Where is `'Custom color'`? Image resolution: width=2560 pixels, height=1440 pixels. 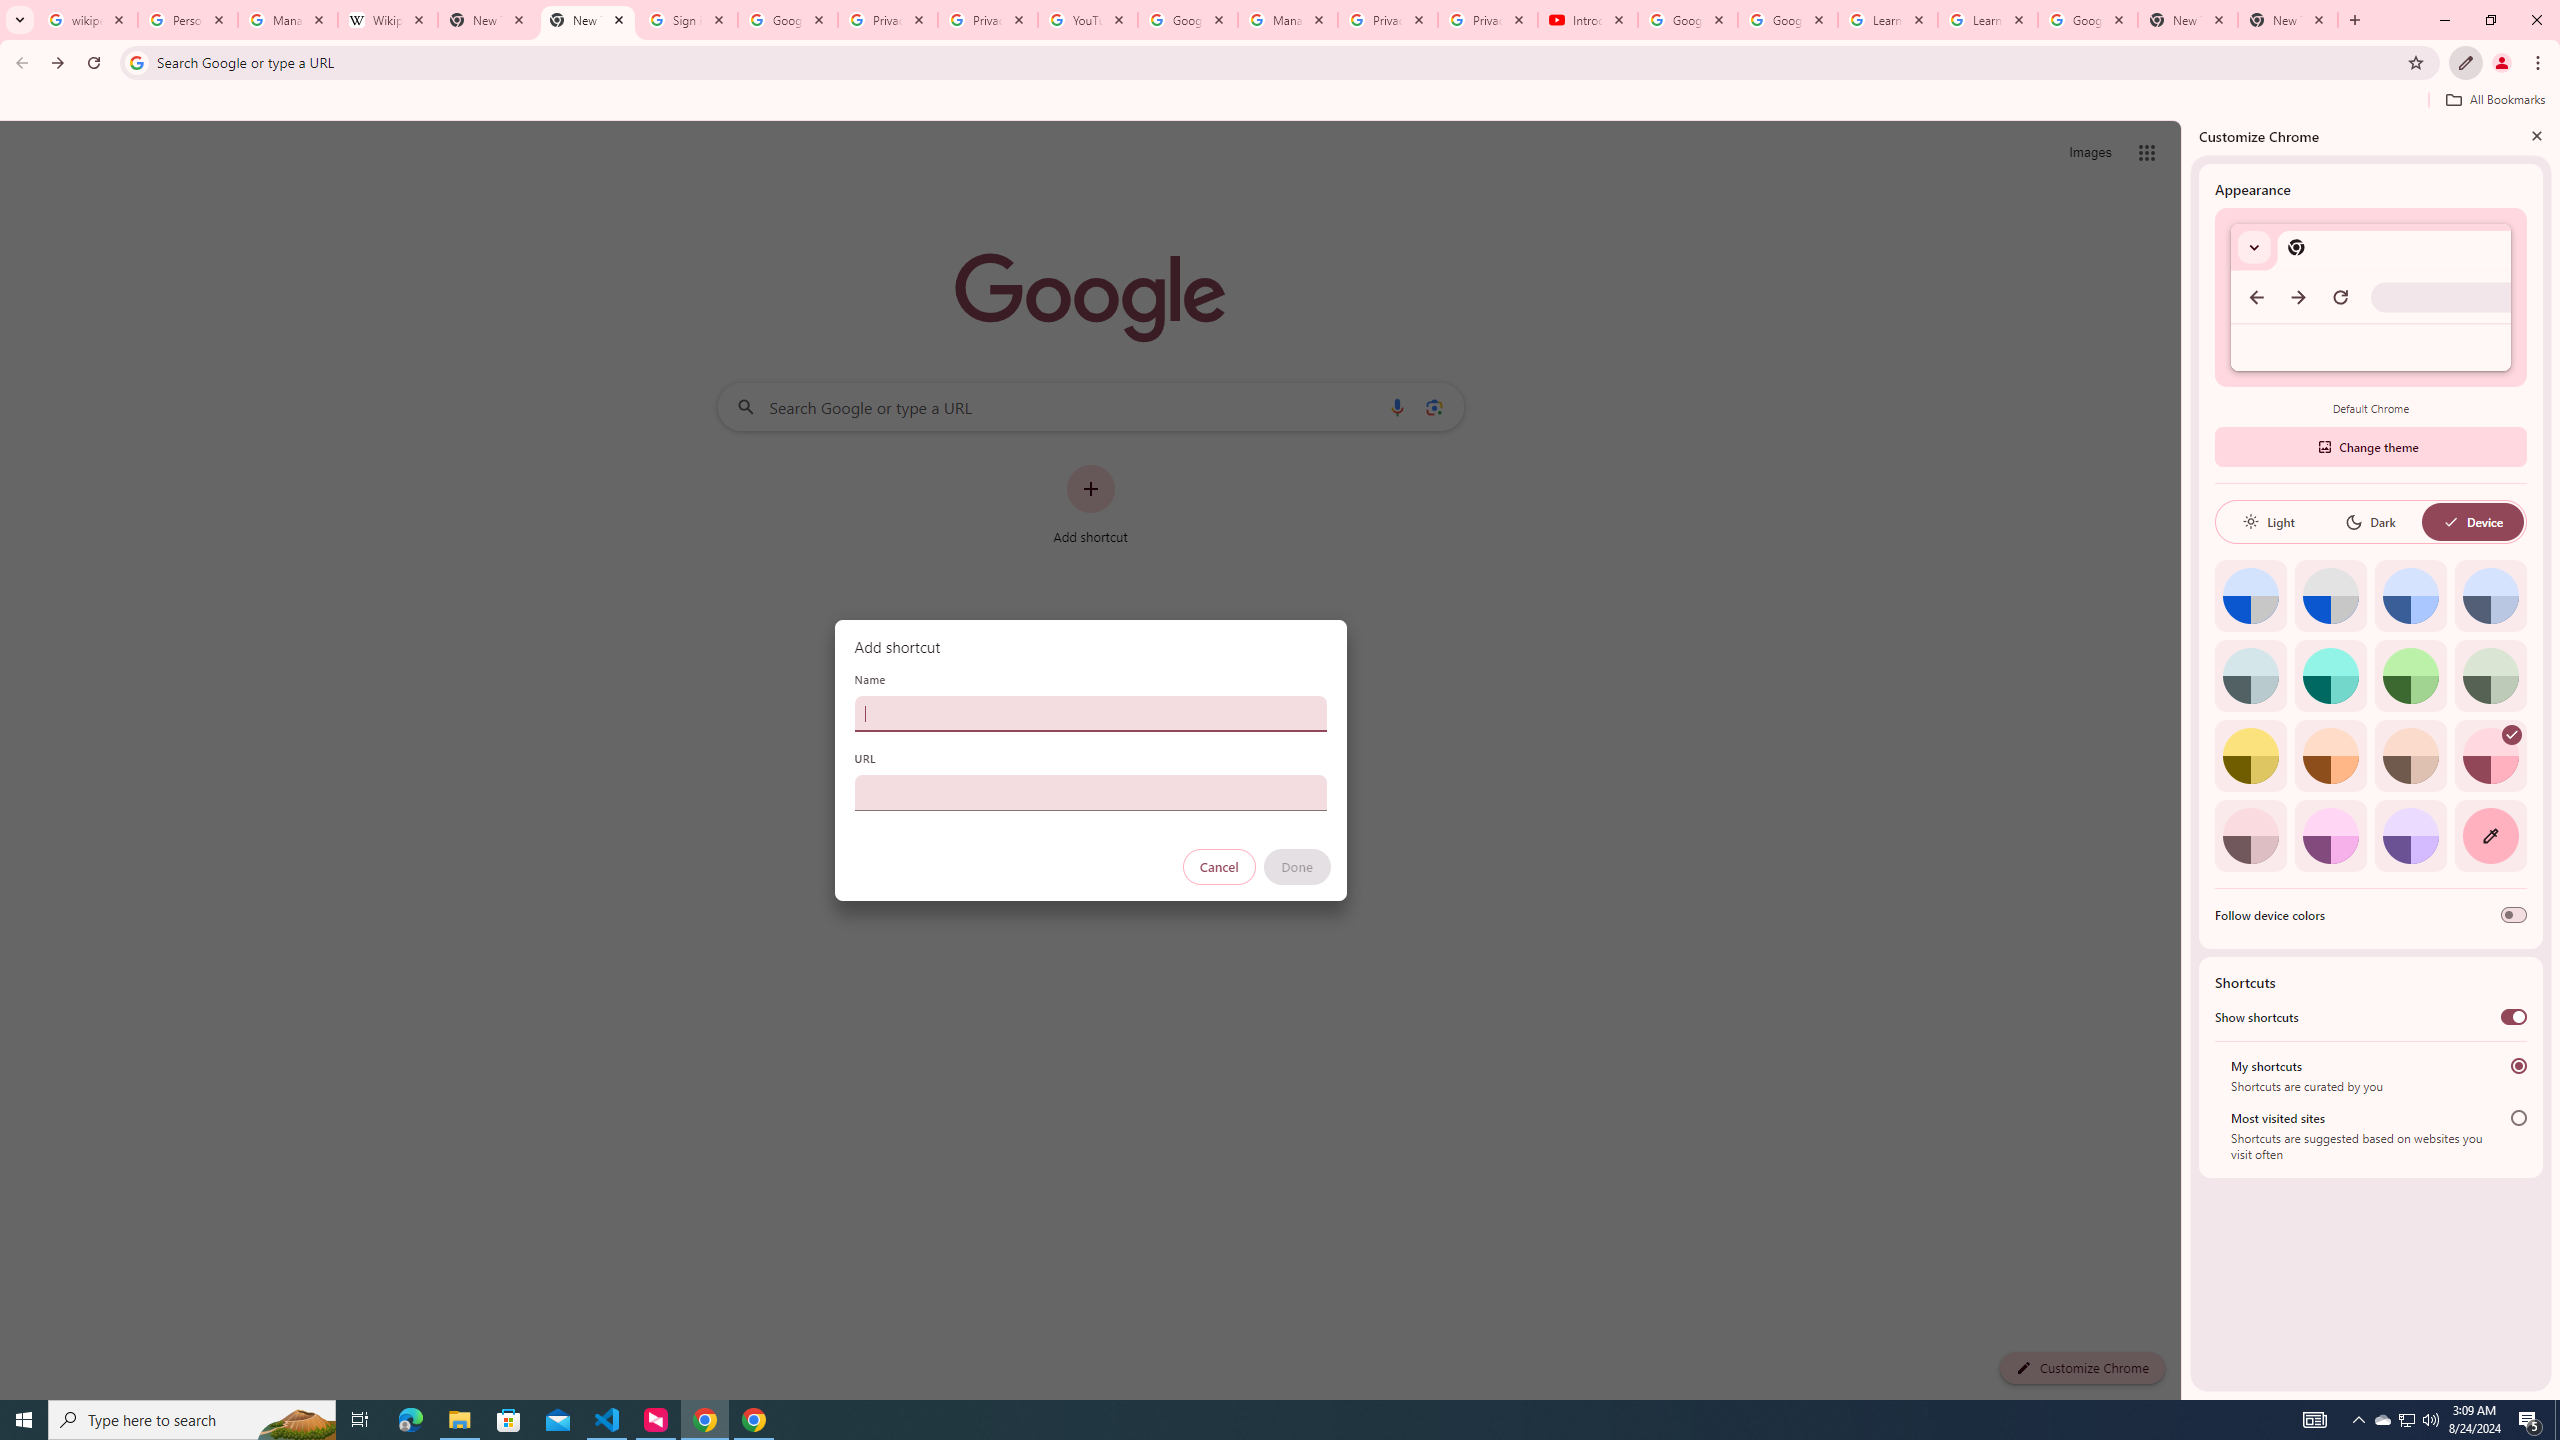
'Custom color' is located at coordinates (2490, 835).